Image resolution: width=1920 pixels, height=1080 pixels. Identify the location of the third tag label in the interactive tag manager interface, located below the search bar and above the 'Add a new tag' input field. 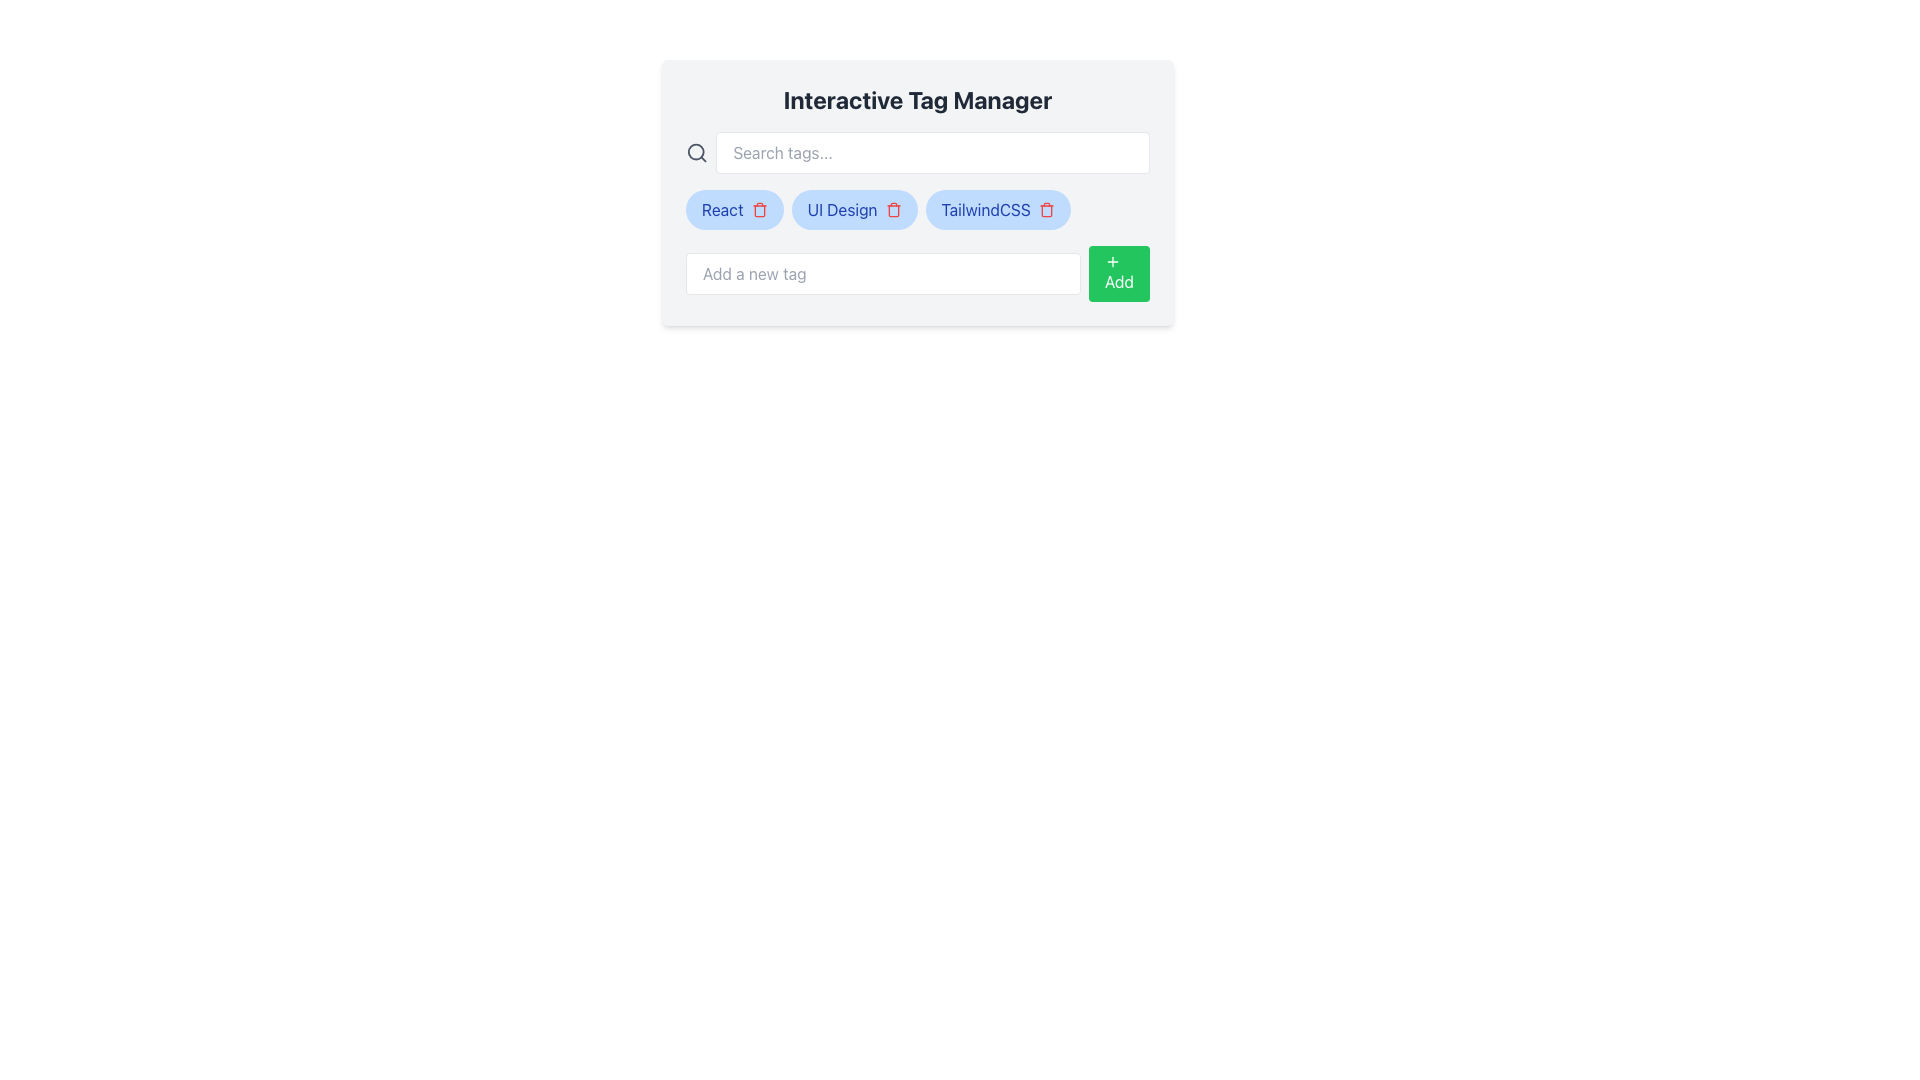
(986, 209).